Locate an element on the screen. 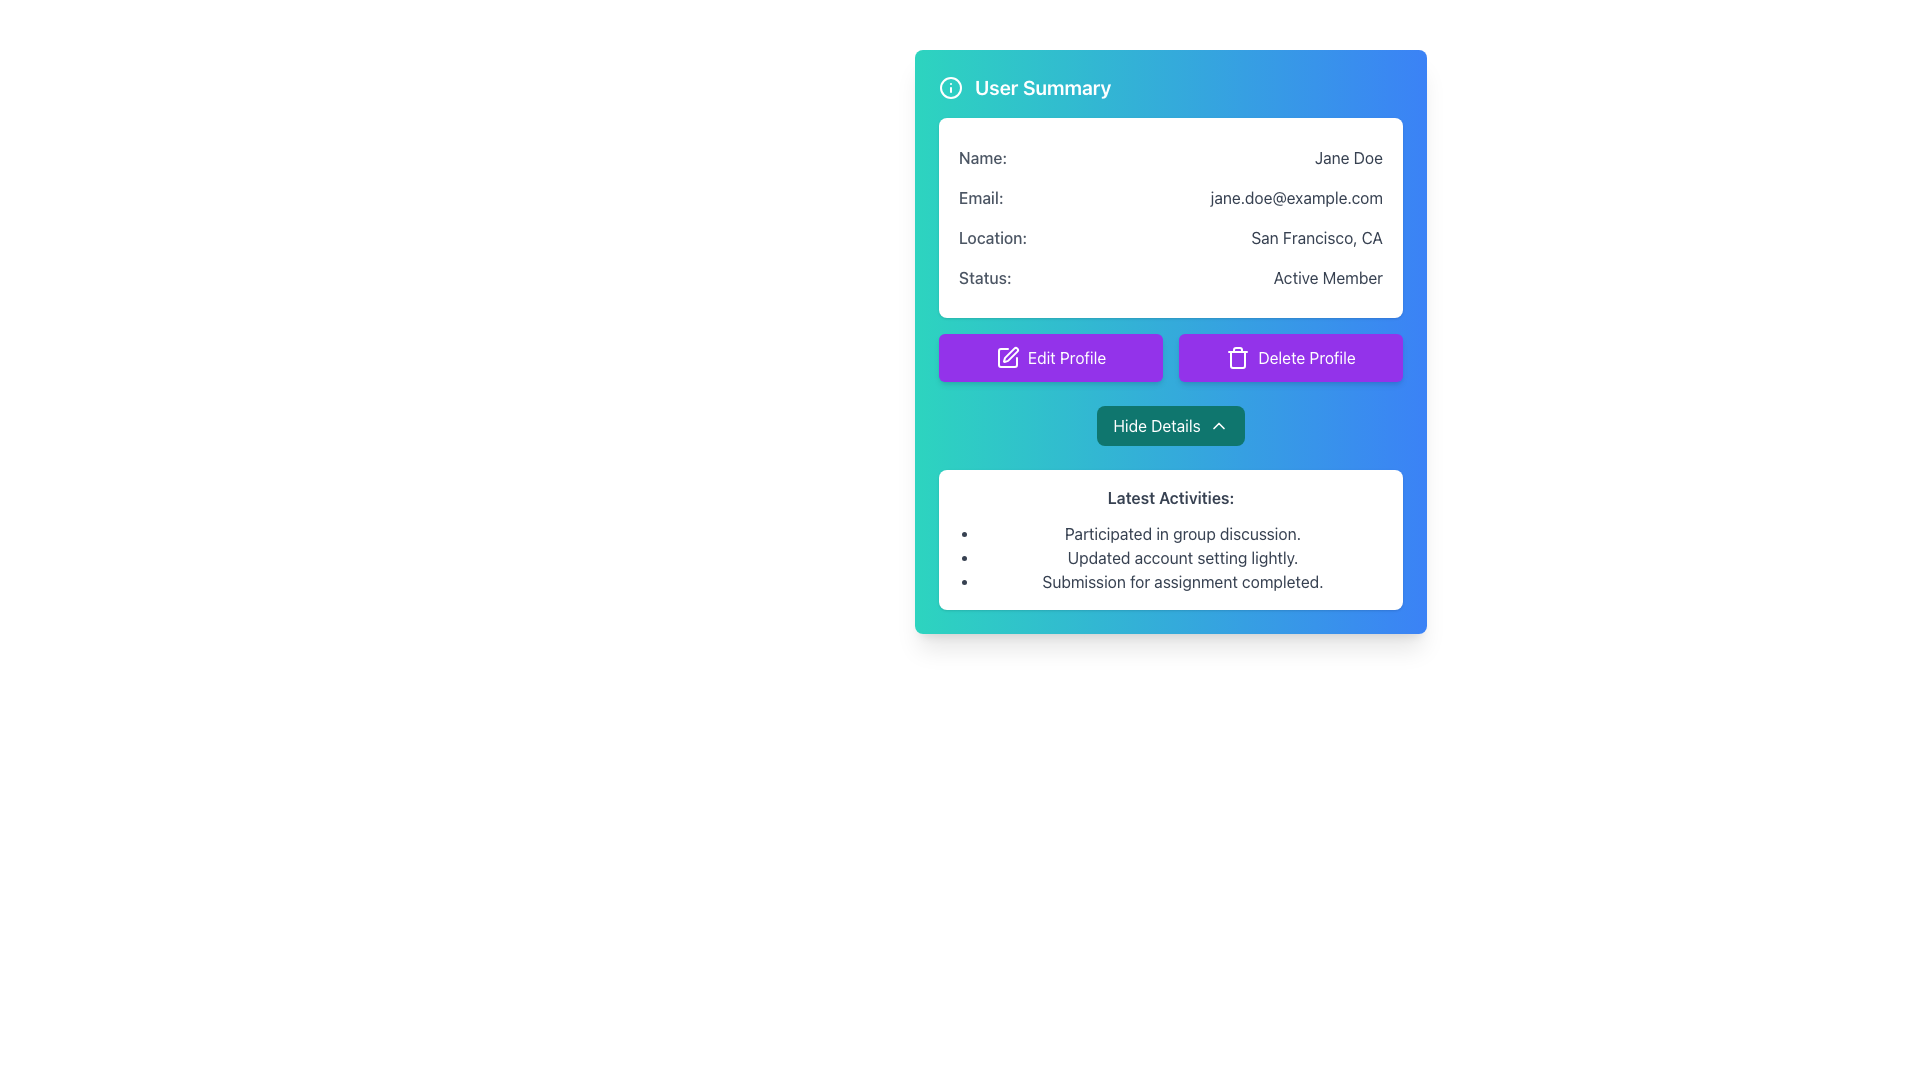 Image resolution: width=1920 pixels, height=1080 pixels. Label with an icon located in the top-left corner of the card section, summarizing its contents and providing a quick reference for users is located at coordinates (1025, 87).